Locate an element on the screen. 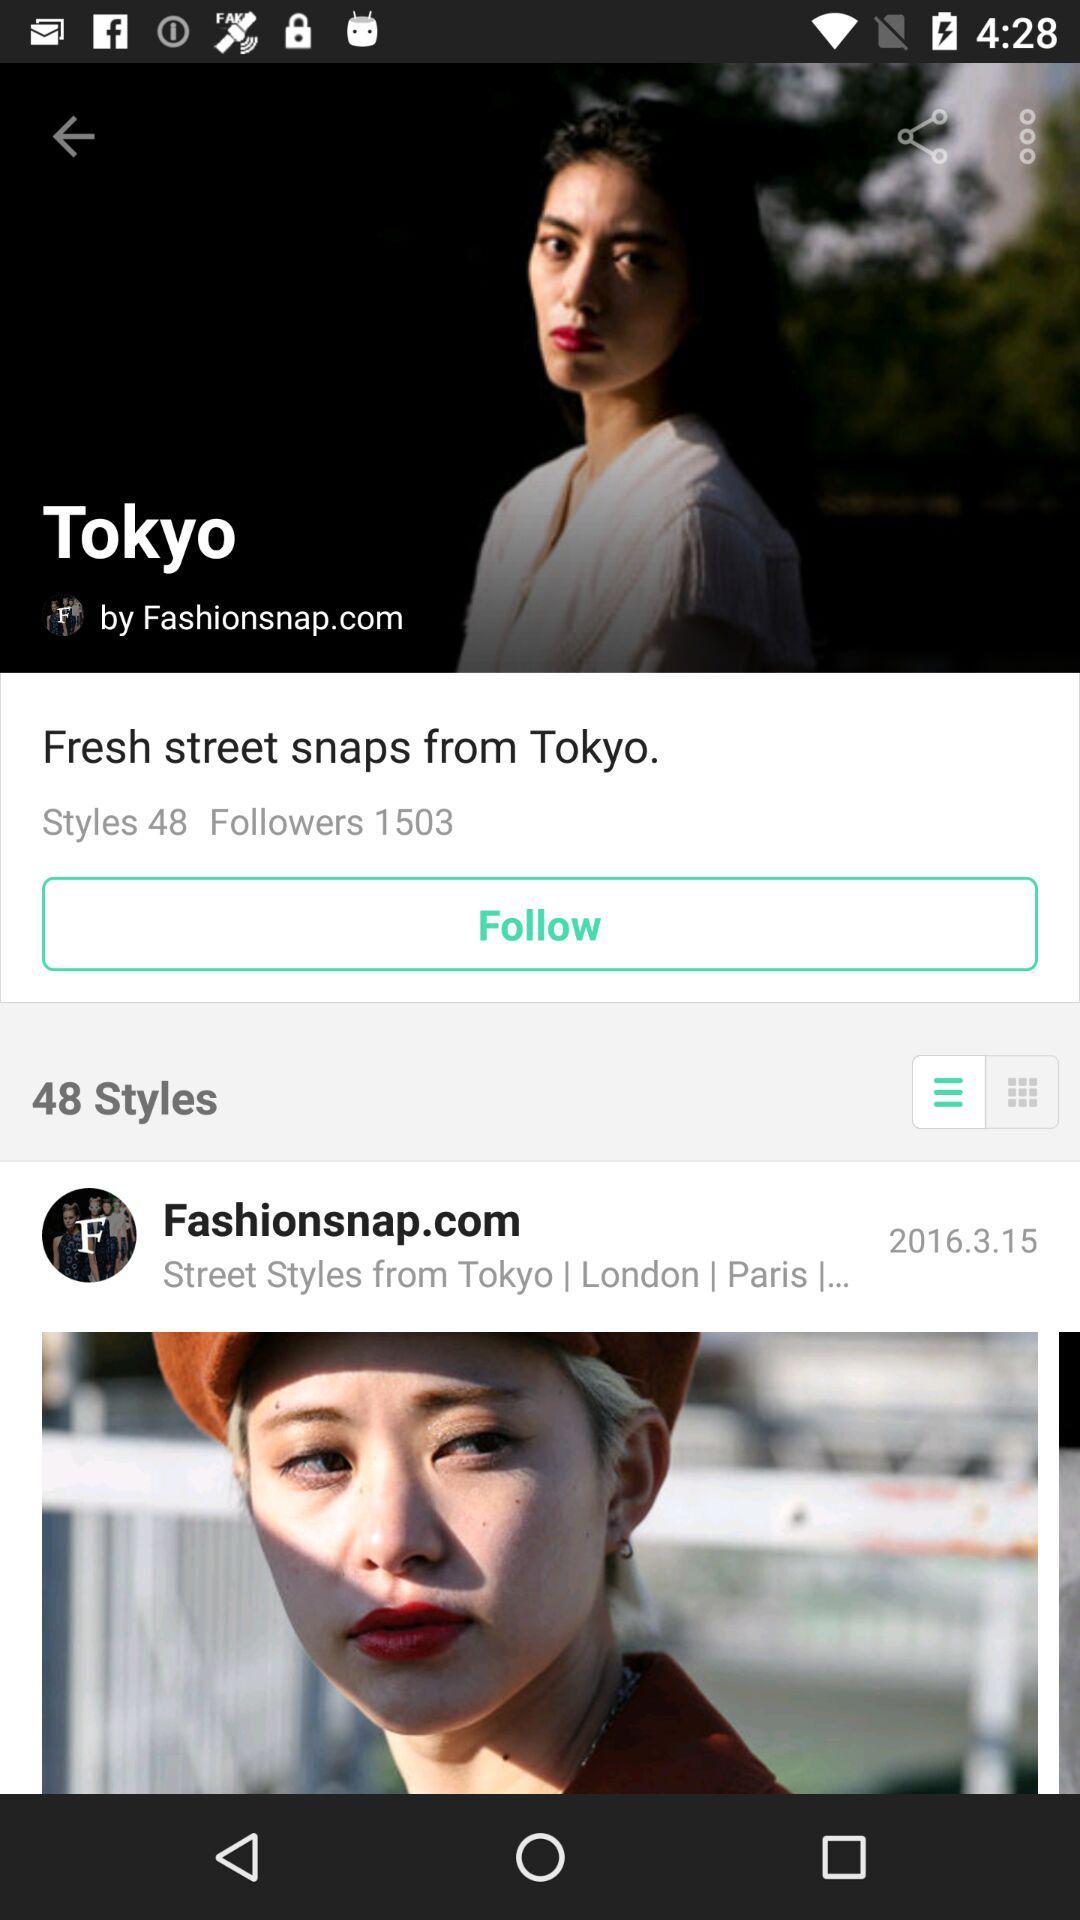 This screenshot has width=1080, height=1920. user profile page is located at coordinates (61, 613).